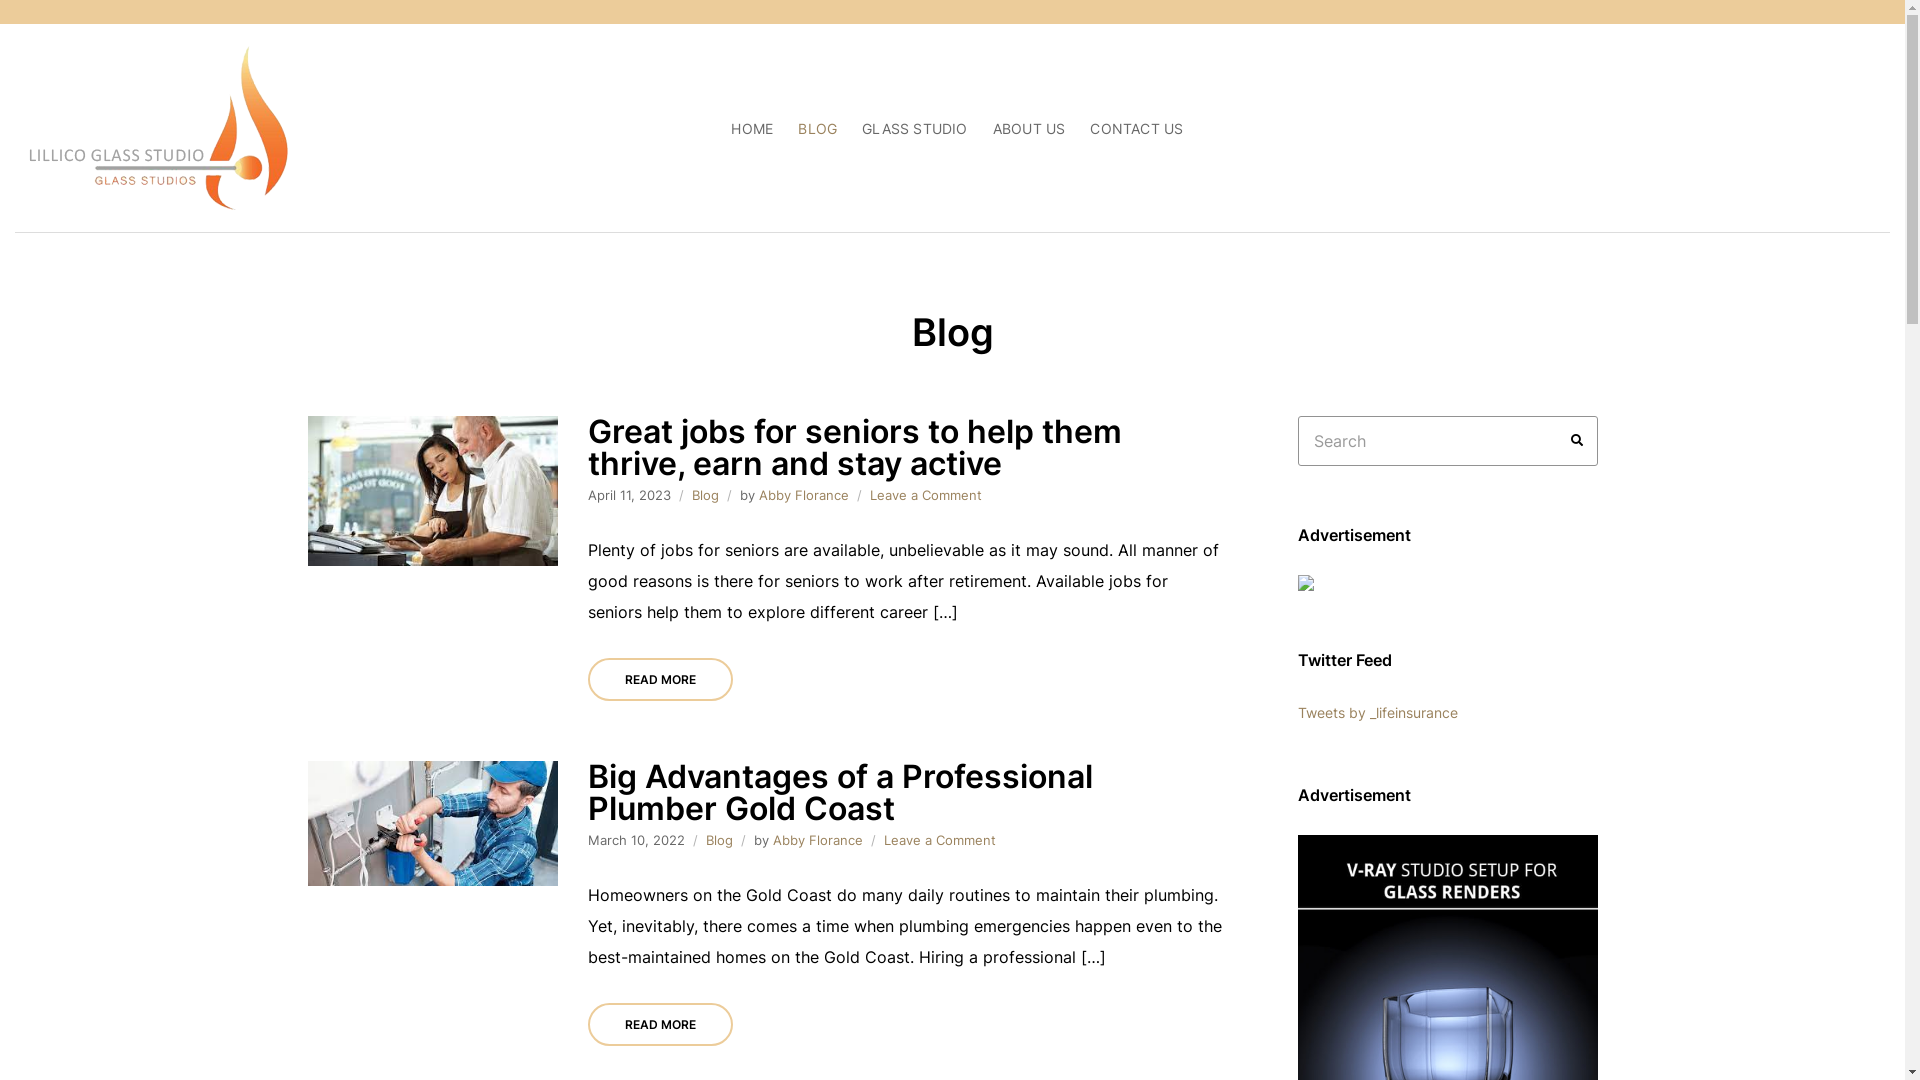 Image resolution: width=1920 pixels, height=1080 pixels. I want to click on 'READ MORE', so click(660, 678).